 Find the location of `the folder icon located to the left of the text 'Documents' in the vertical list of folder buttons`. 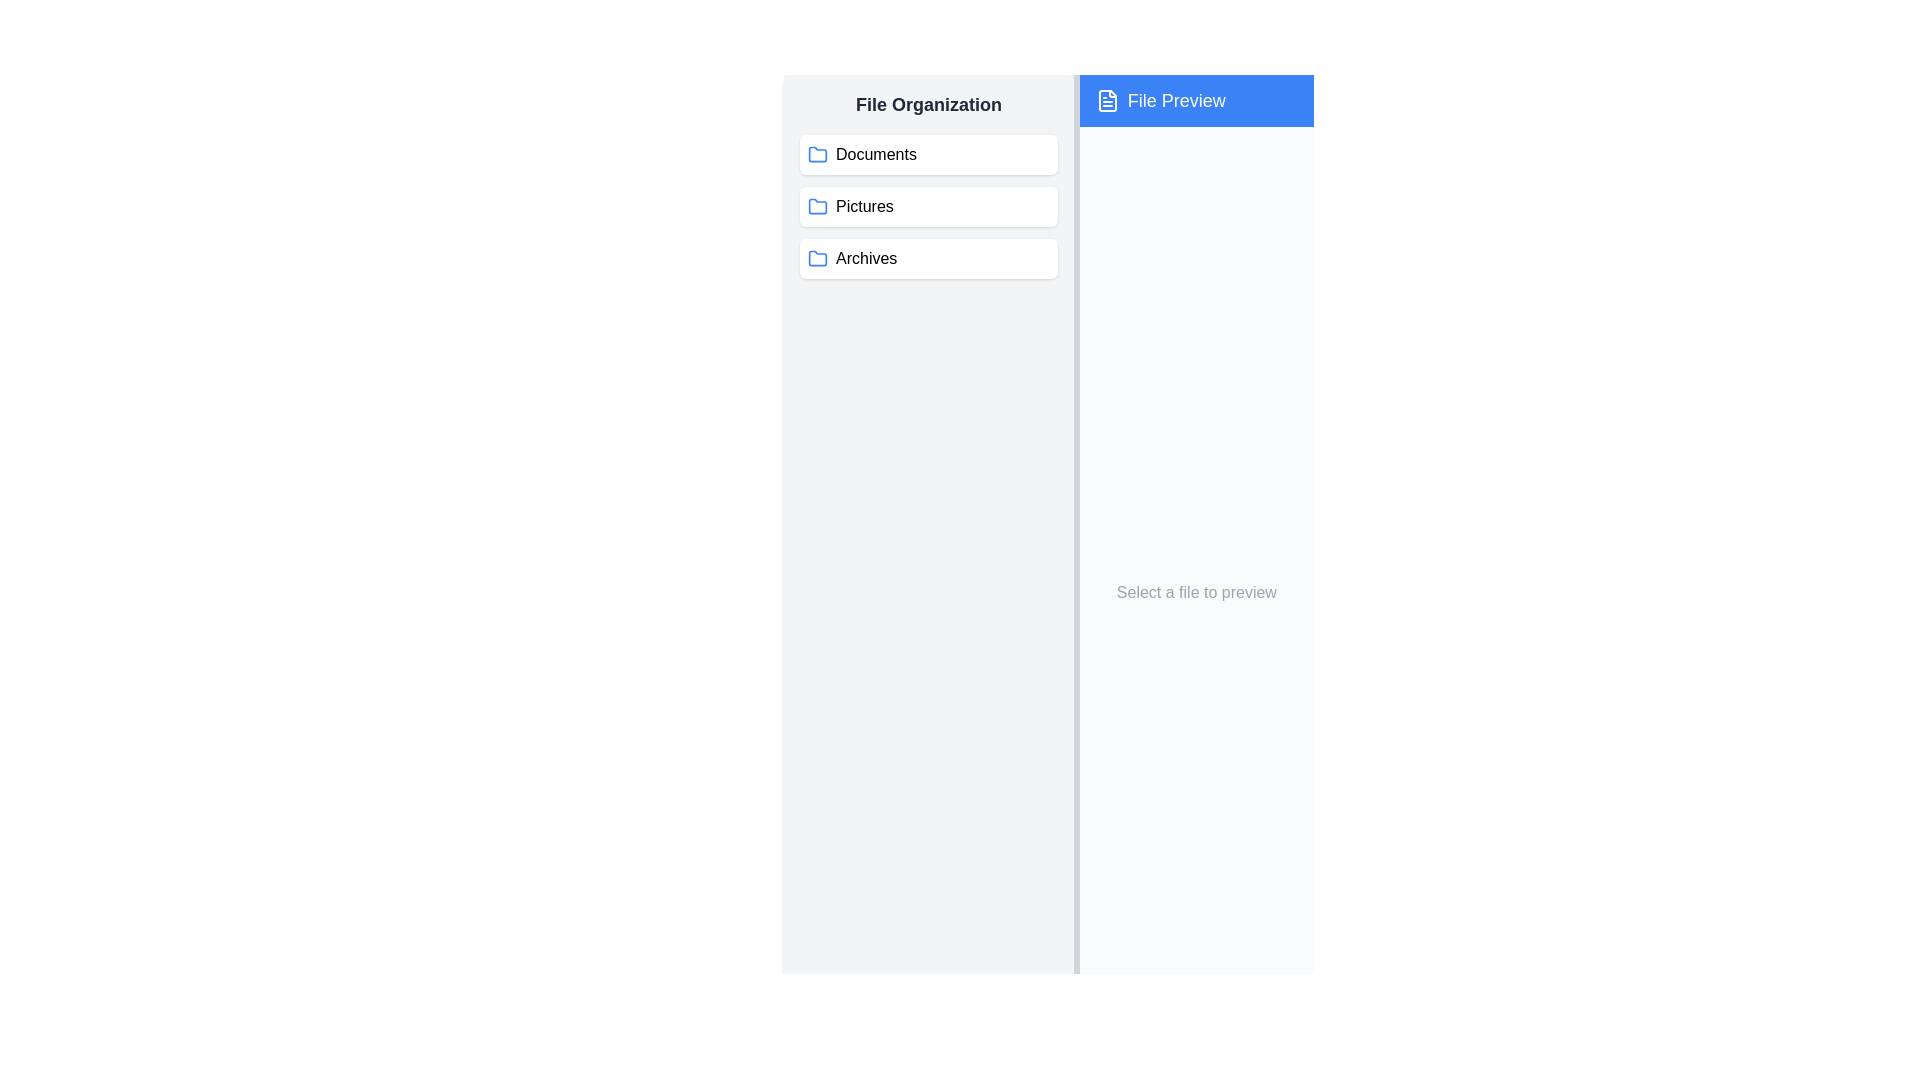

the folder icon located to the left of the text 'Documents' in the vertical list of folder buttons is located at coordinates (817, 153).